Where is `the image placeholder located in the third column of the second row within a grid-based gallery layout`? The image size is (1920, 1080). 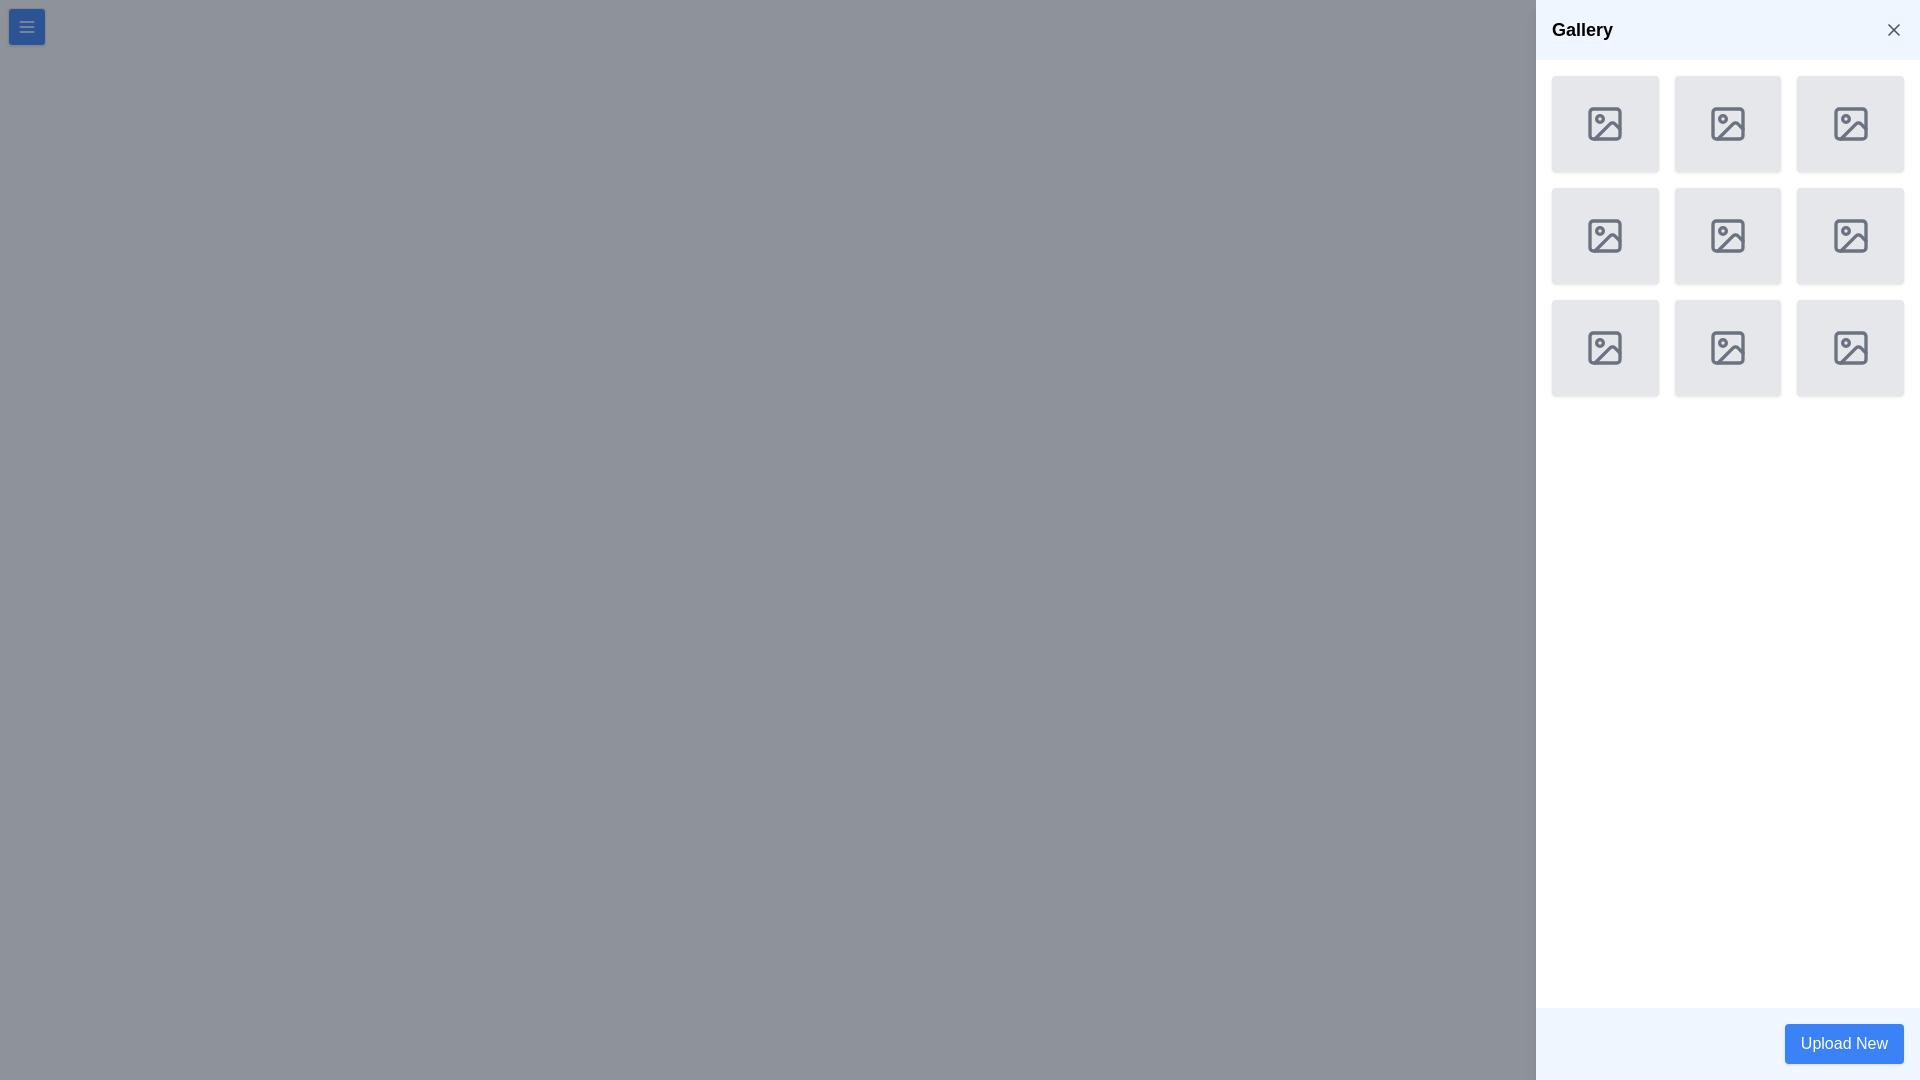
the image placeholder located in the third column of the second row within a grid-based gallery layout is located at coordinates (1849, 234).